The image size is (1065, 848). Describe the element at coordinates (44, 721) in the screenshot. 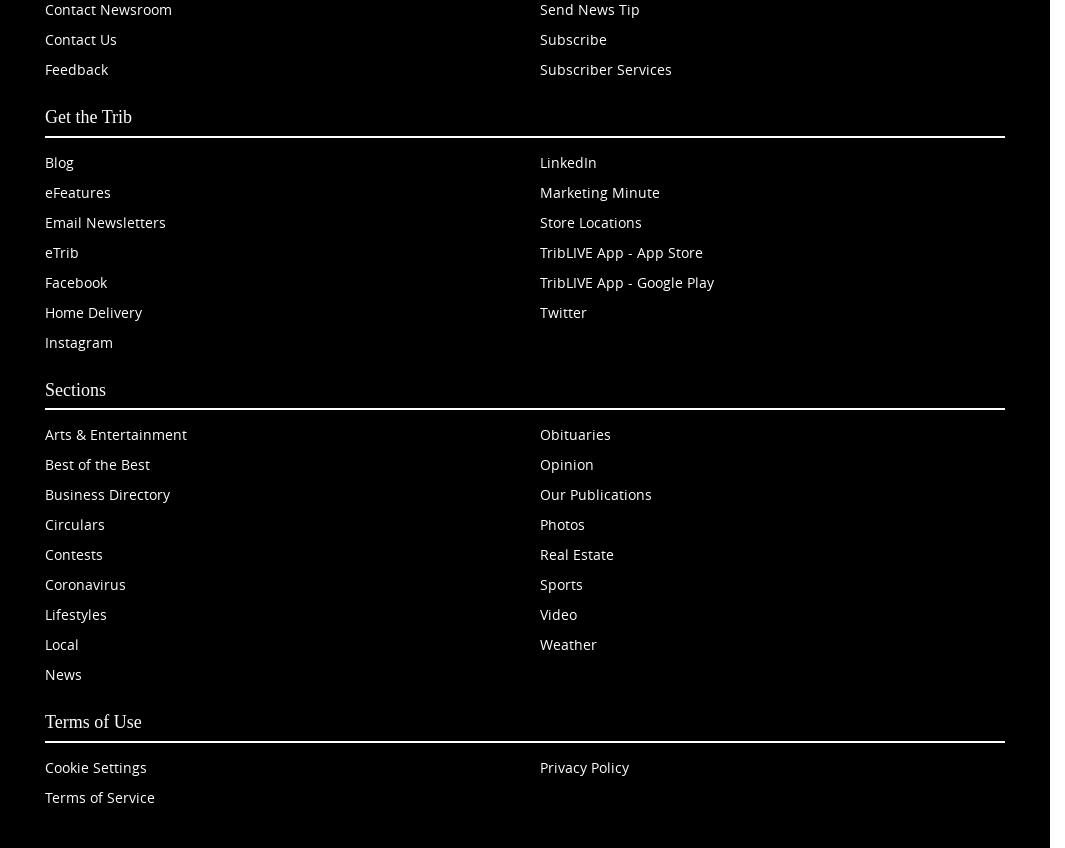

I see `'Terms of Use'` at that location.